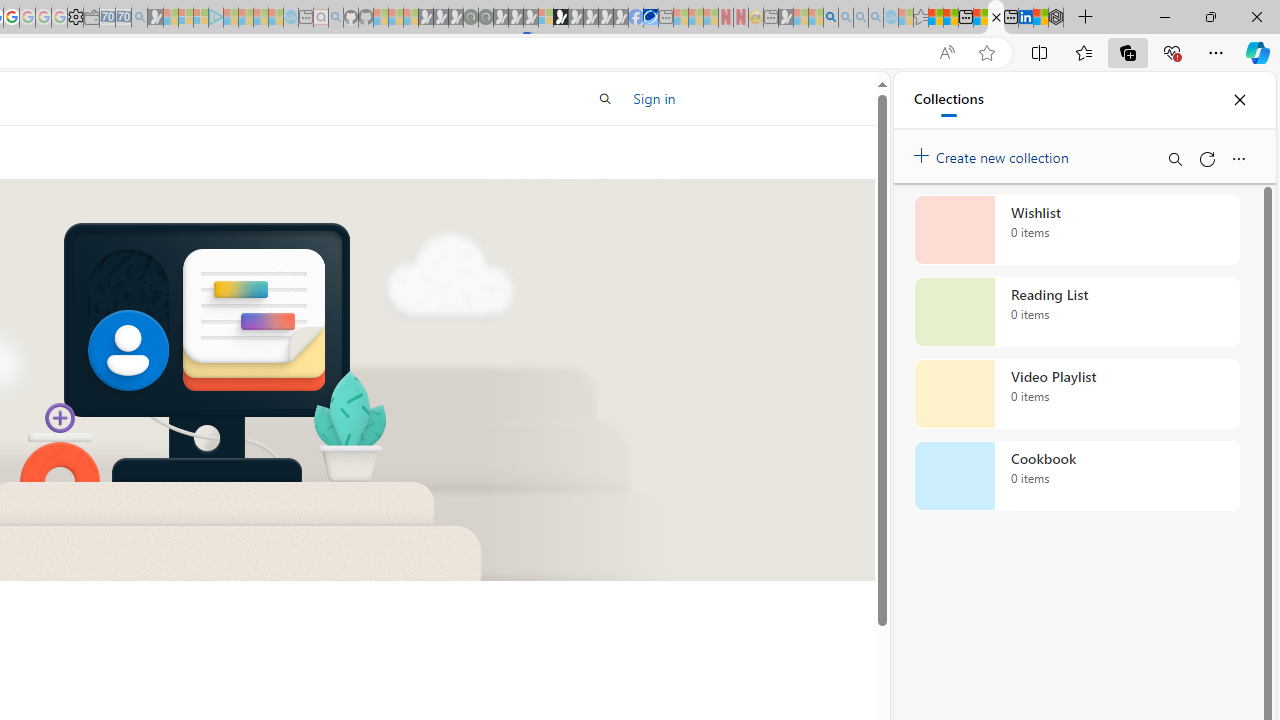 The width and height of the screenshot is (1280, 720). What do you see at coordinates (995, 152) in the screenshot?
I see `'Create new collection'` at bounding box center [995, 152].